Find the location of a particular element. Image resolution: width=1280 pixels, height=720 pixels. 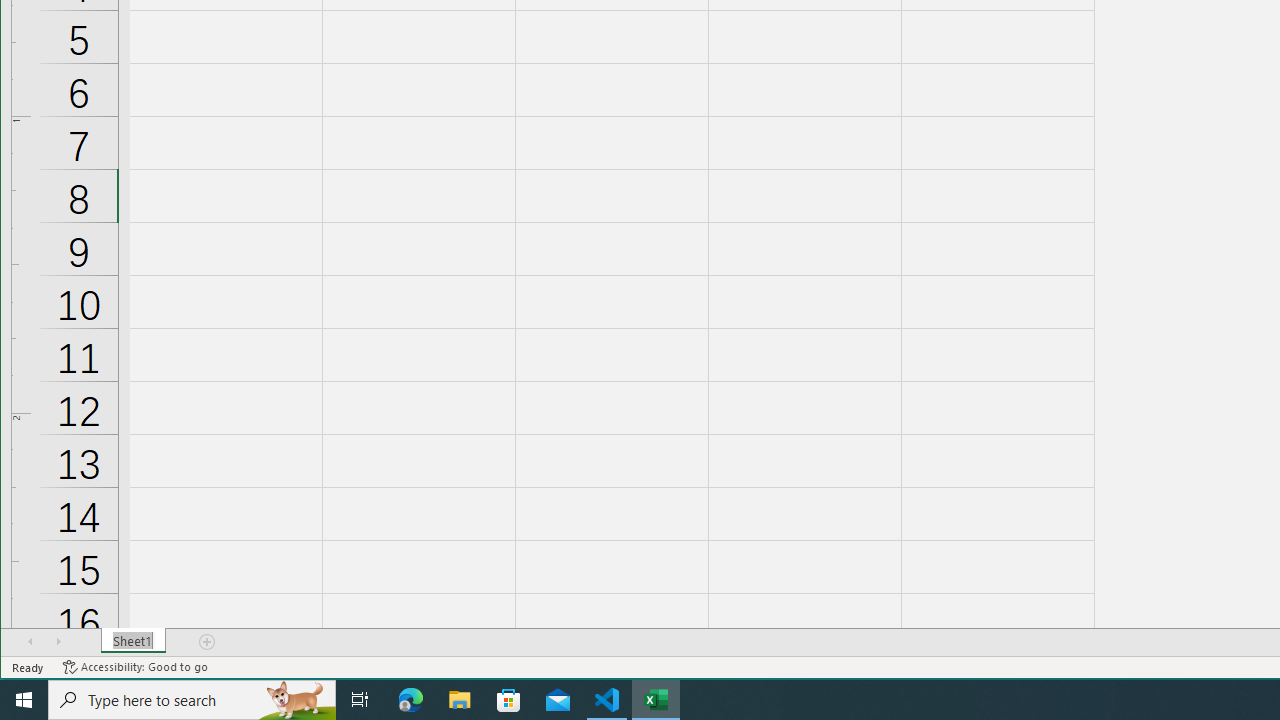

'Start' is located at coordinates (24, 698).